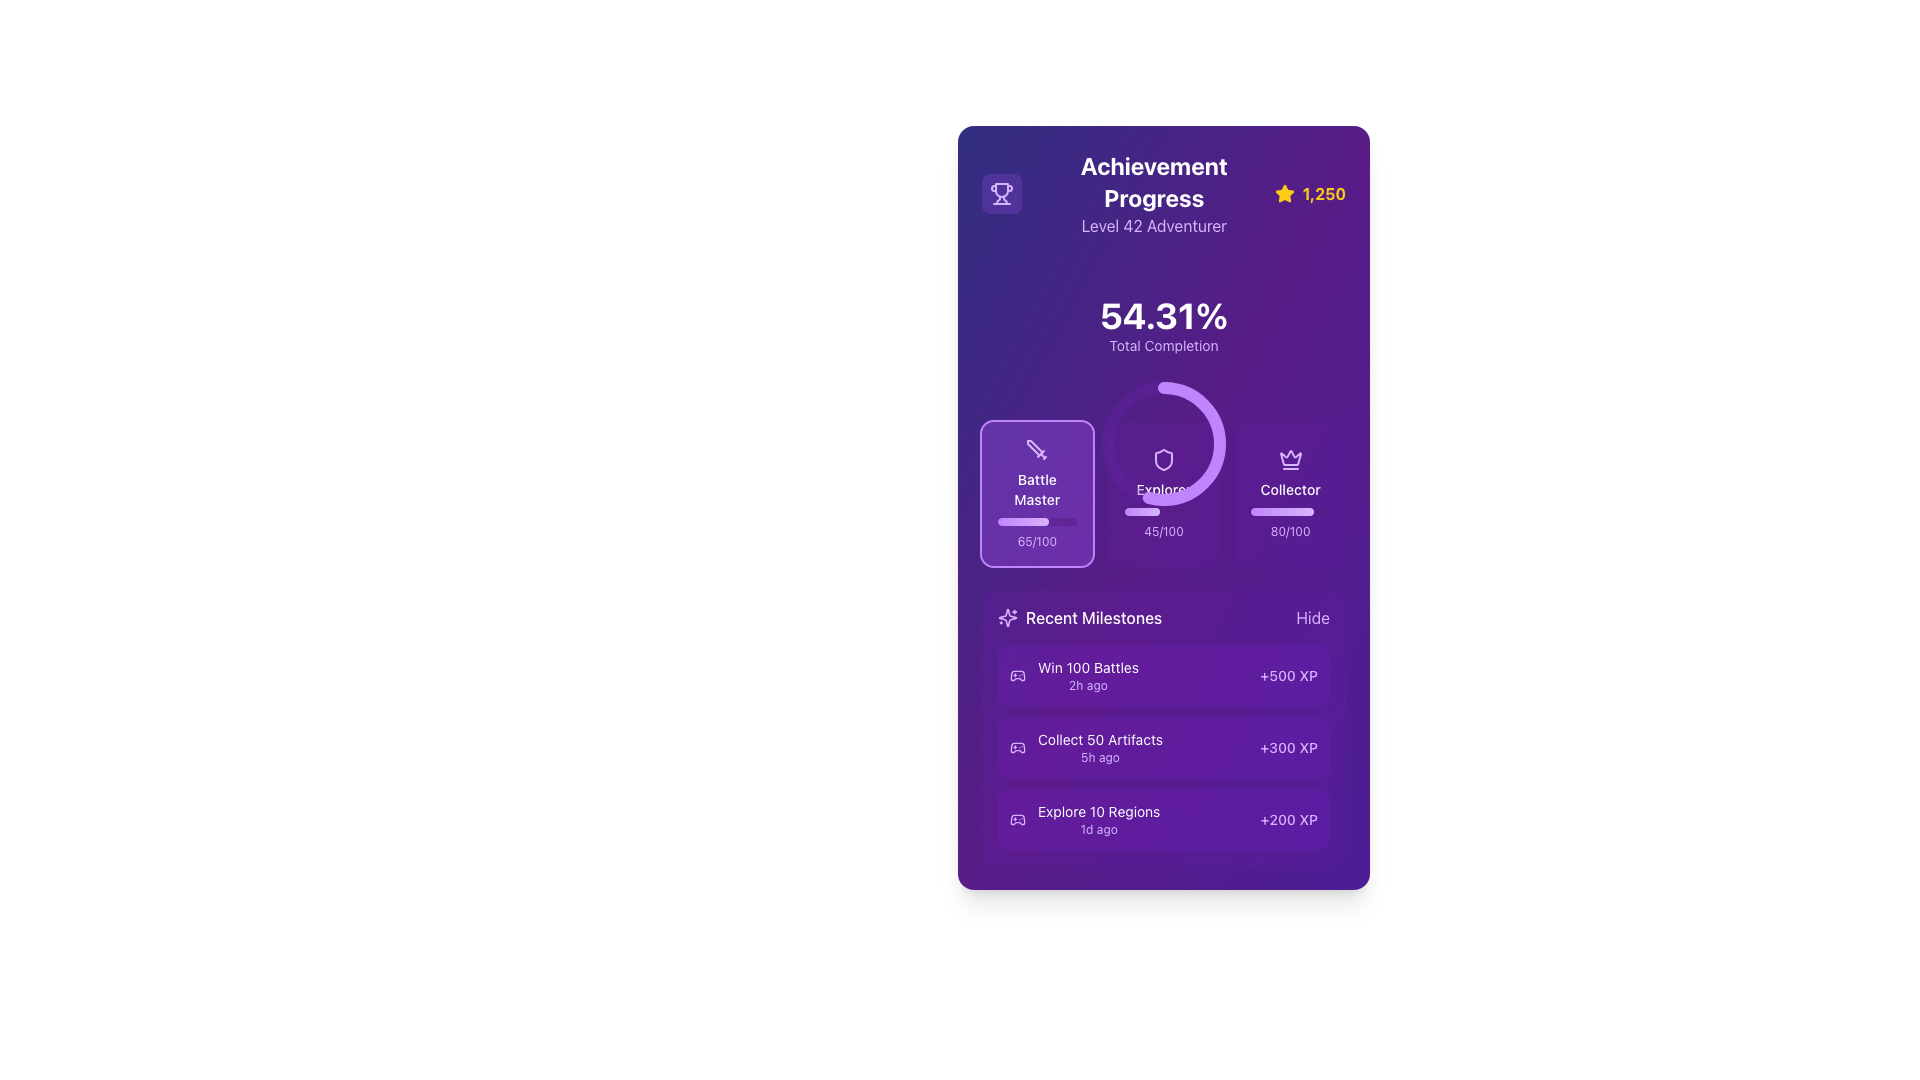 Image resolution: width=1920 pixels, height=1080 pixels. Describe the element at coordinates (1099, 748) in the screenshot. I see `the 'Collect 50 Artifacts' text label in the Recent Milestones section` at that location.